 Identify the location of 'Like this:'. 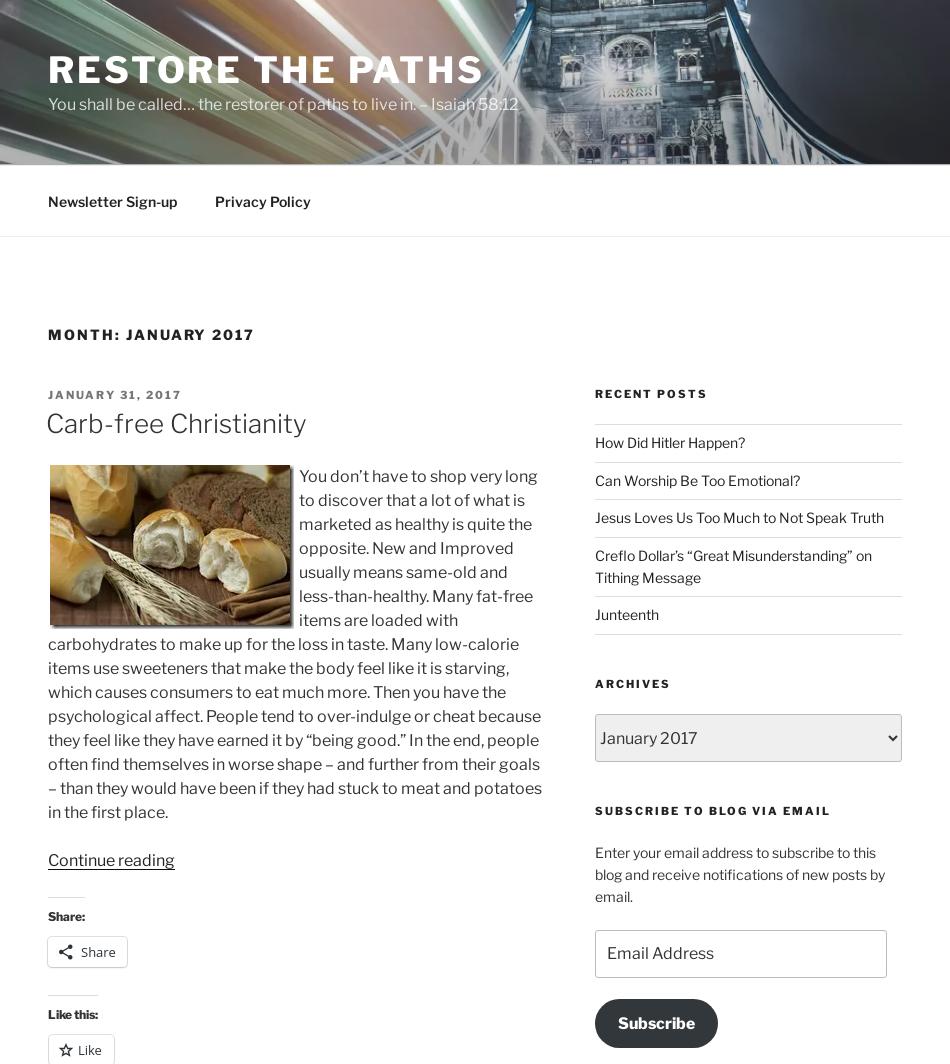
(72, 1013).